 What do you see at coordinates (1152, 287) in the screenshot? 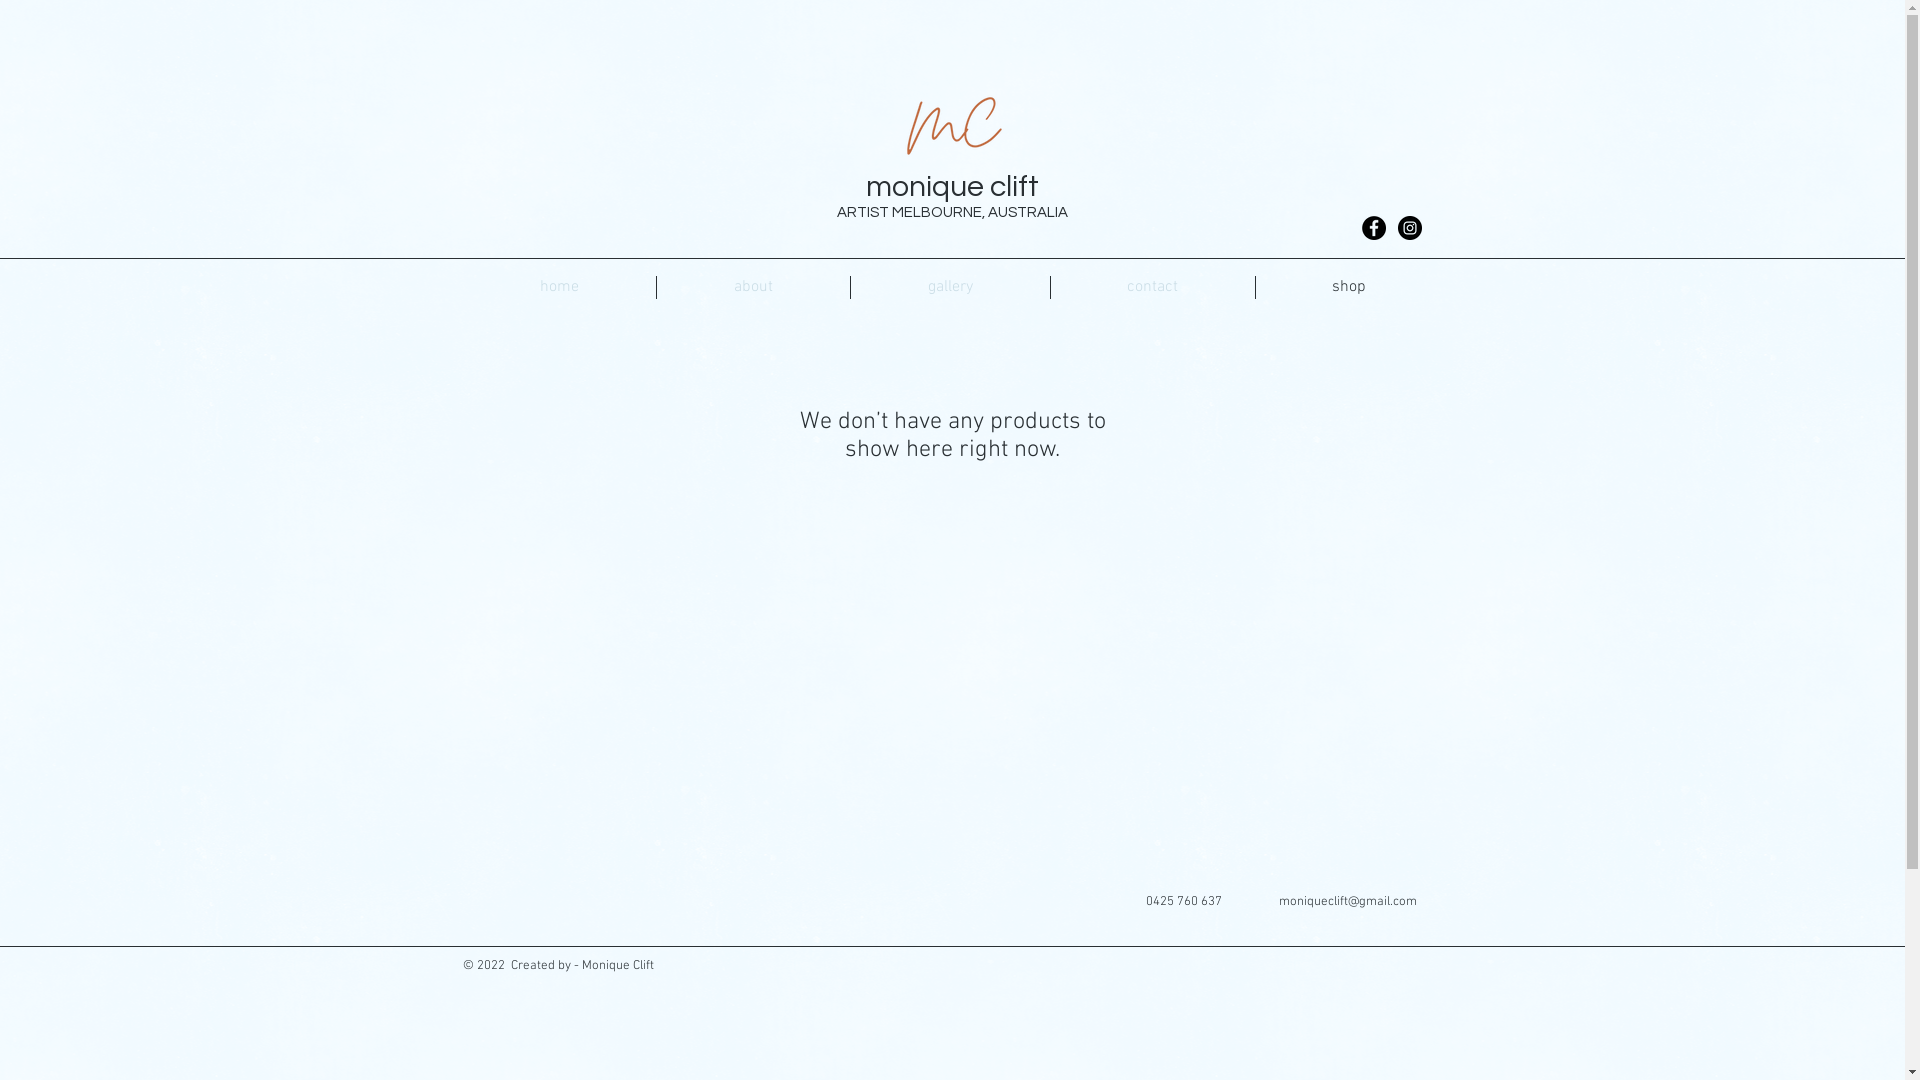
I see `'contact'` at bounding box center [1152, 287].